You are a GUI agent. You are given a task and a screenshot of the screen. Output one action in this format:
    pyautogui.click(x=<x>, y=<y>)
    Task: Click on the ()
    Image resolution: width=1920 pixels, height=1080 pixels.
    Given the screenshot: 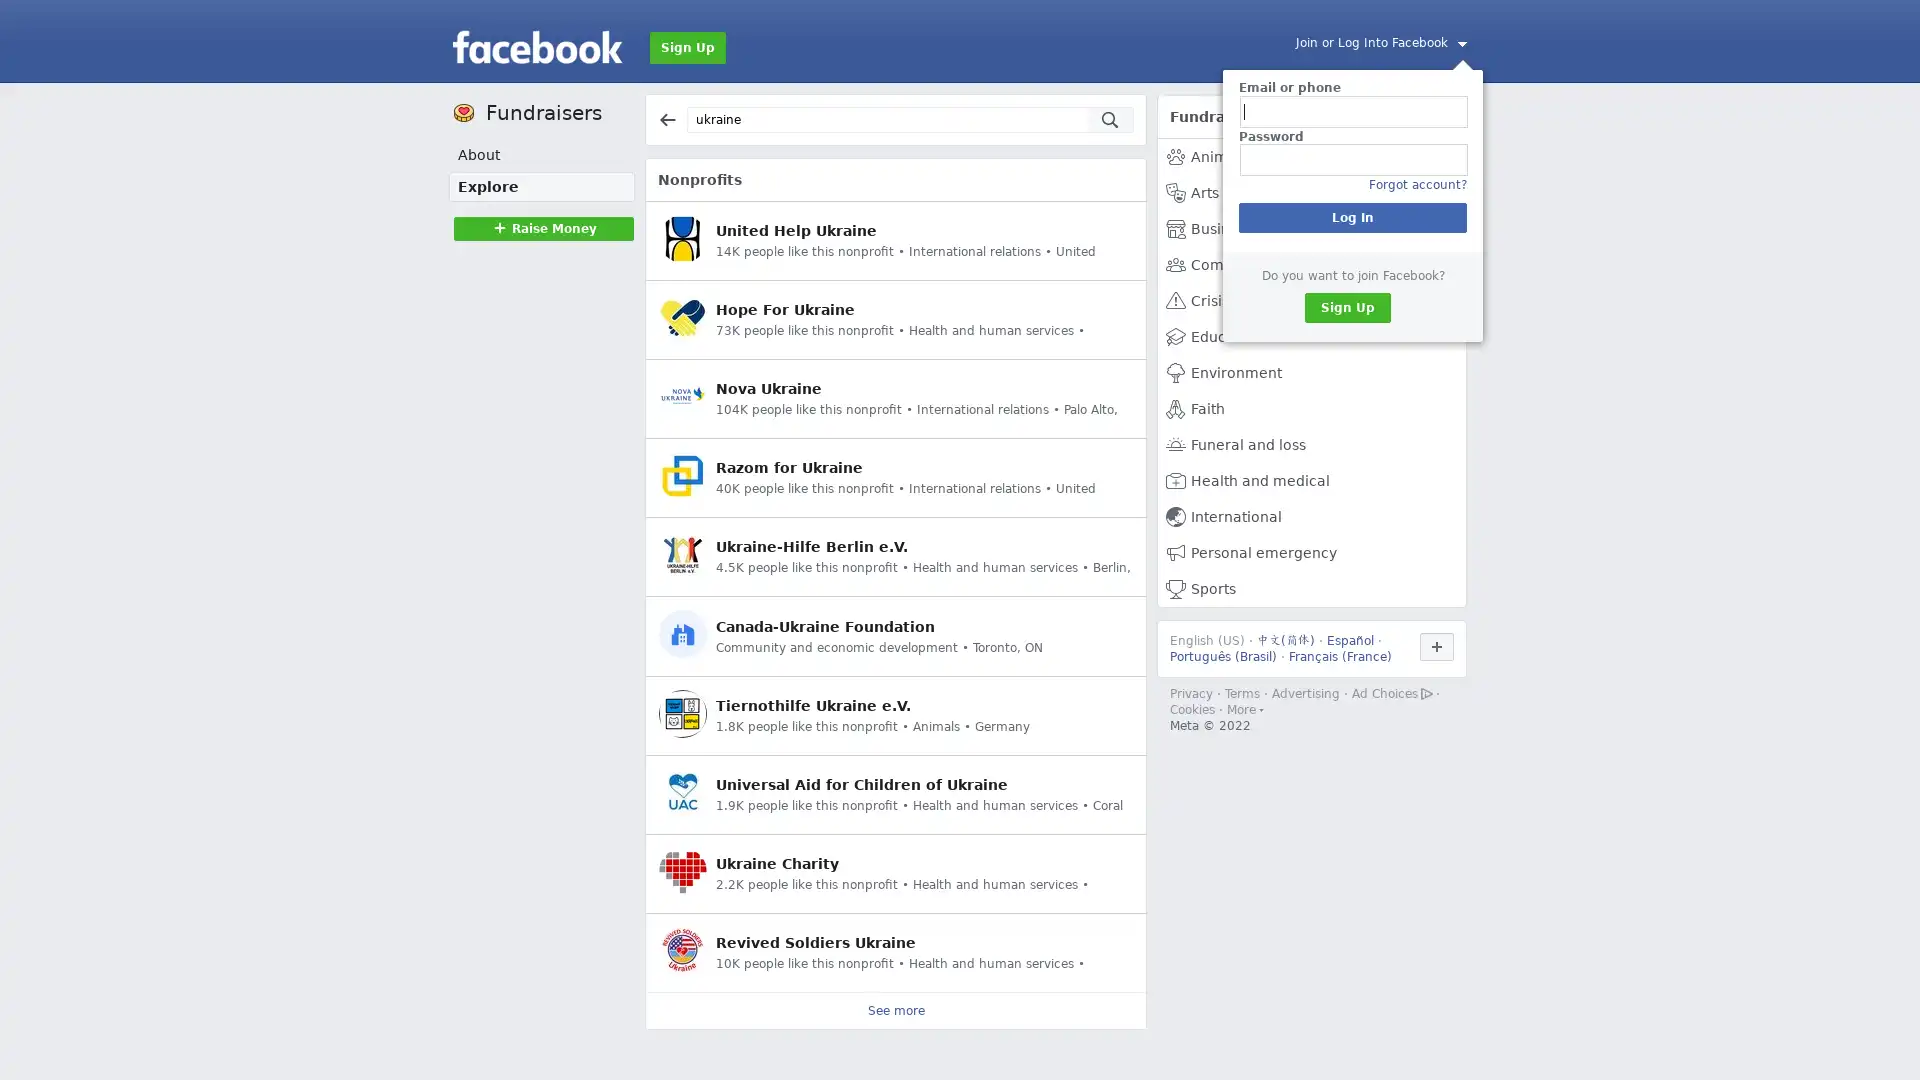 What is the action you would take?
    pyautogui.click(x=1286, y=640)
    